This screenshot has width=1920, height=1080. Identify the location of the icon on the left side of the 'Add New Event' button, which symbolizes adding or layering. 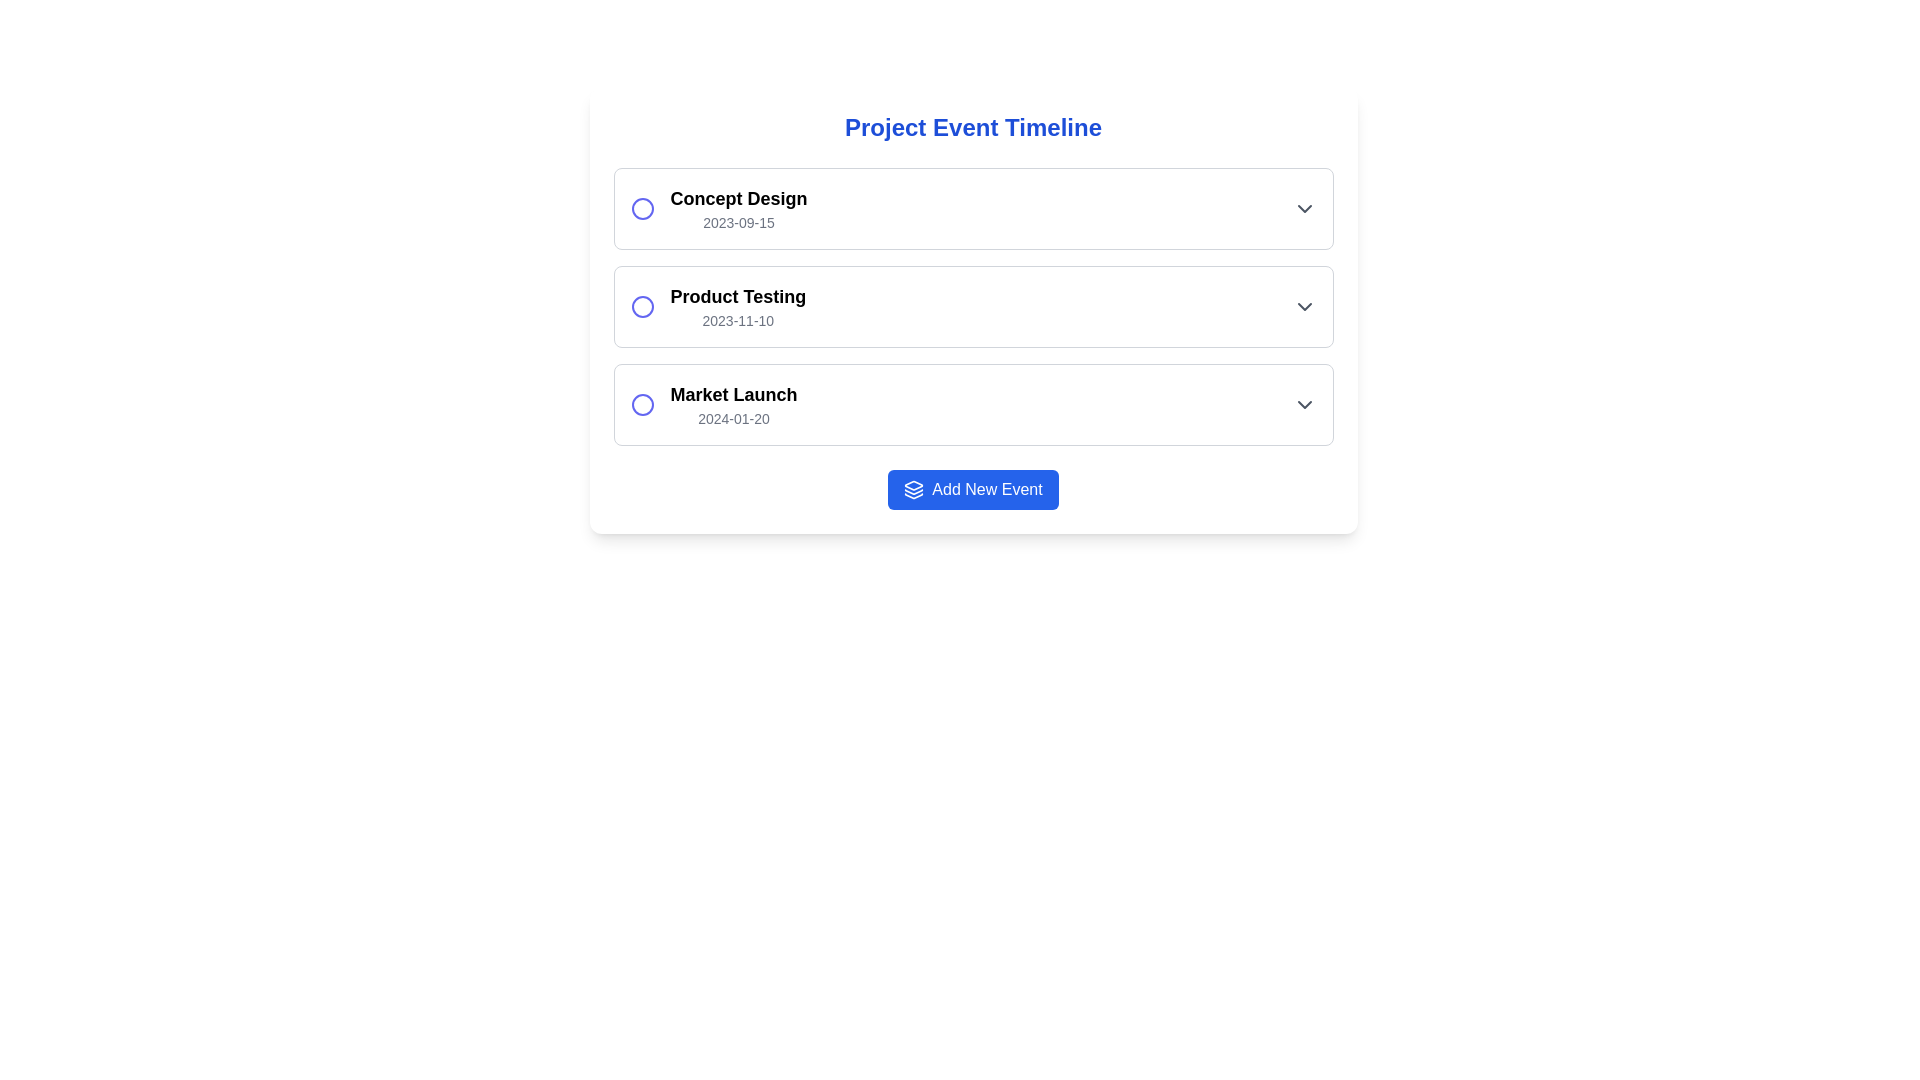
(913, 489).